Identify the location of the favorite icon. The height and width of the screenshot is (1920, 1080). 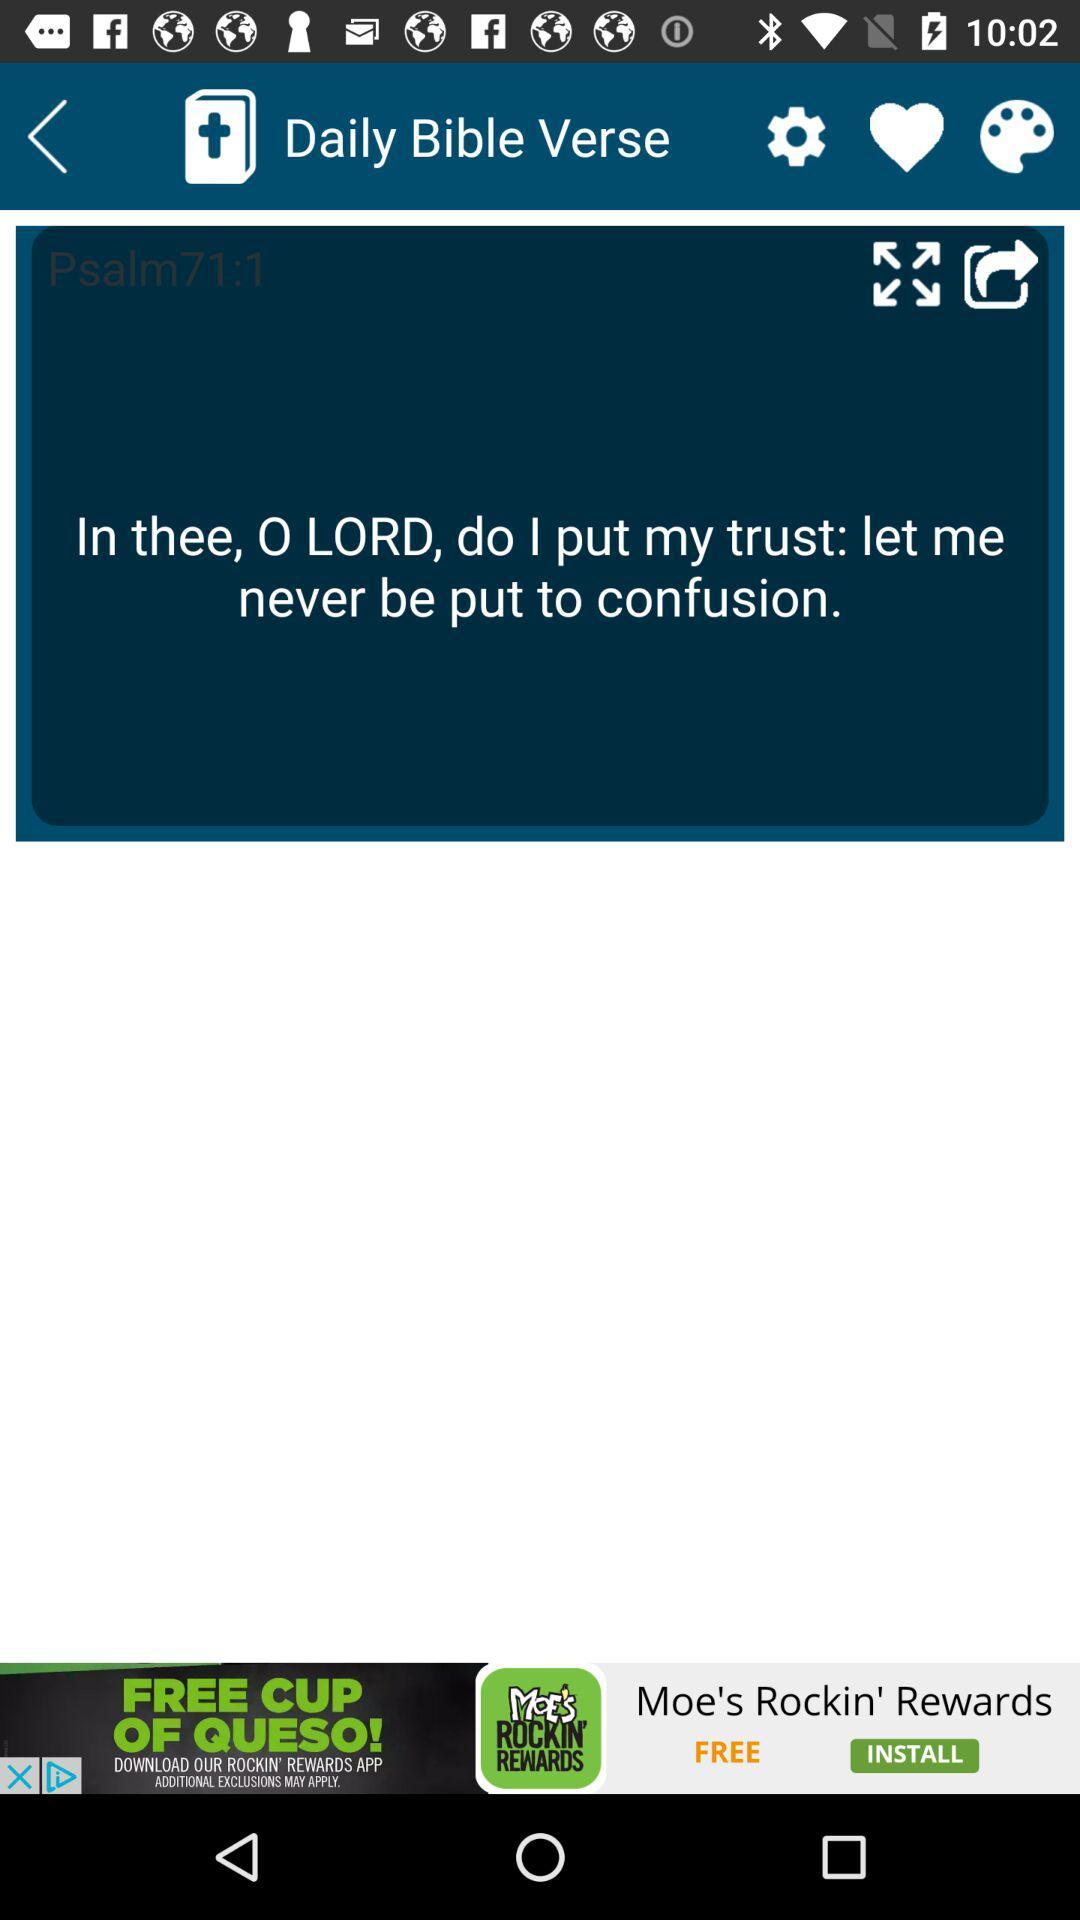
(906, 135).